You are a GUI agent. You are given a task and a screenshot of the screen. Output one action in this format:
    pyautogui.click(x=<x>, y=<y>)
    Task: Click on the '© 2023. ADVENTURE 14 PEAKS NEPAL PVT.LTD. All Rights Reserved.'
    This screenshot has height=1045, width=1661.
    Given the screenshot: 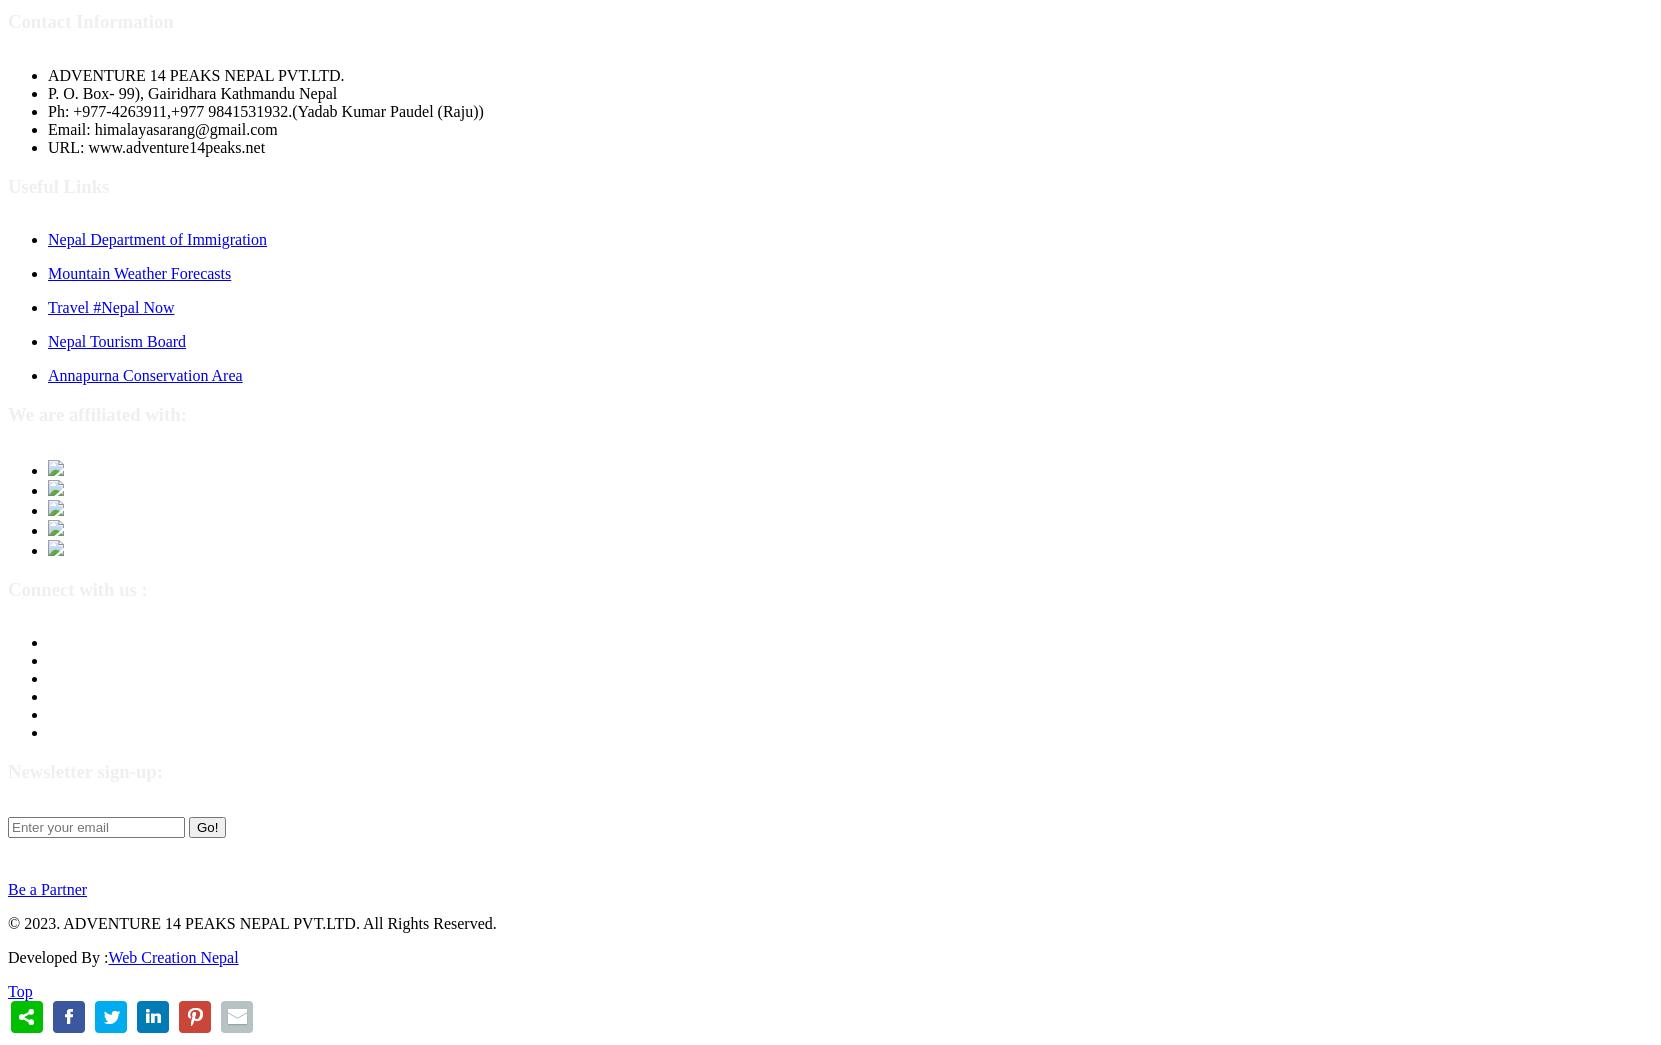 What is the action you would take?
    pyautogui.click(x=250, y=922)
    